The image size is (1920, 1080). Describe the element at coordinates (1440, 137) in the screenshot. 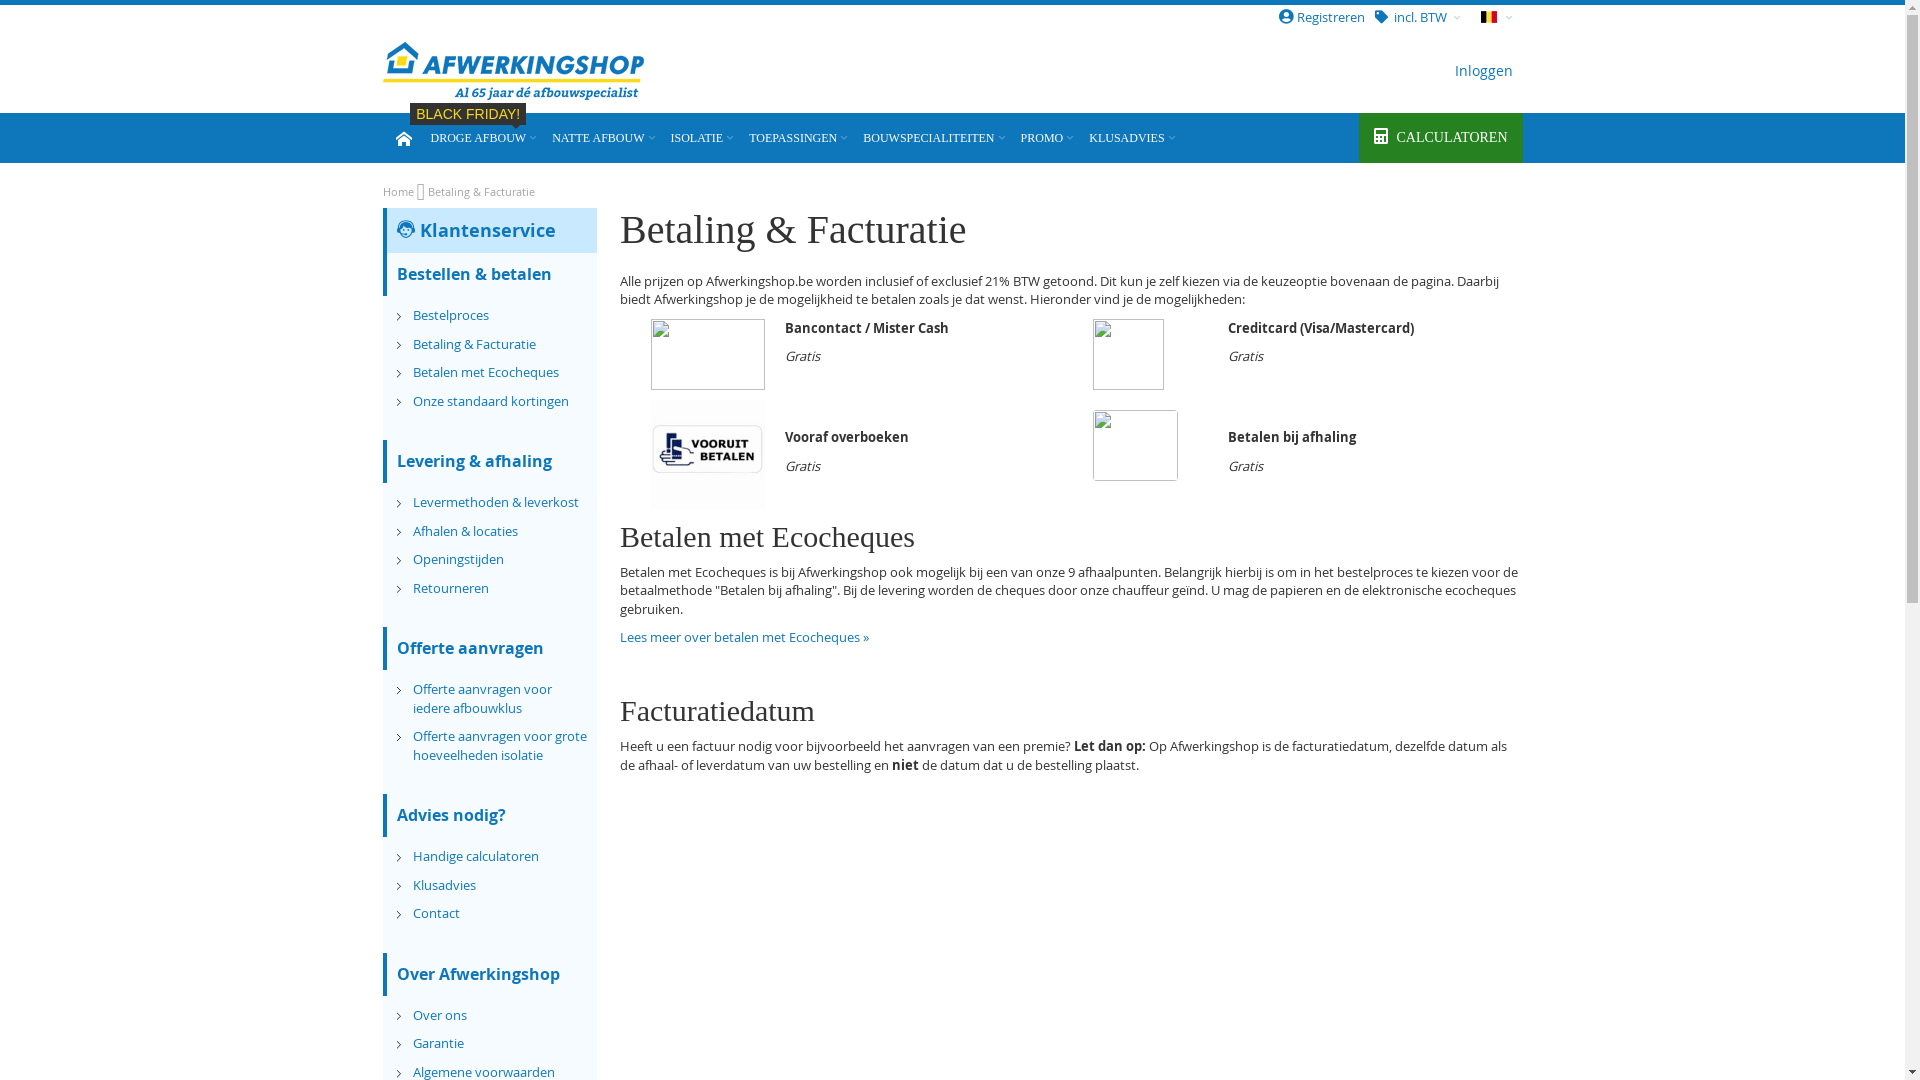

I see `'CALCULATOREN'` at that location.